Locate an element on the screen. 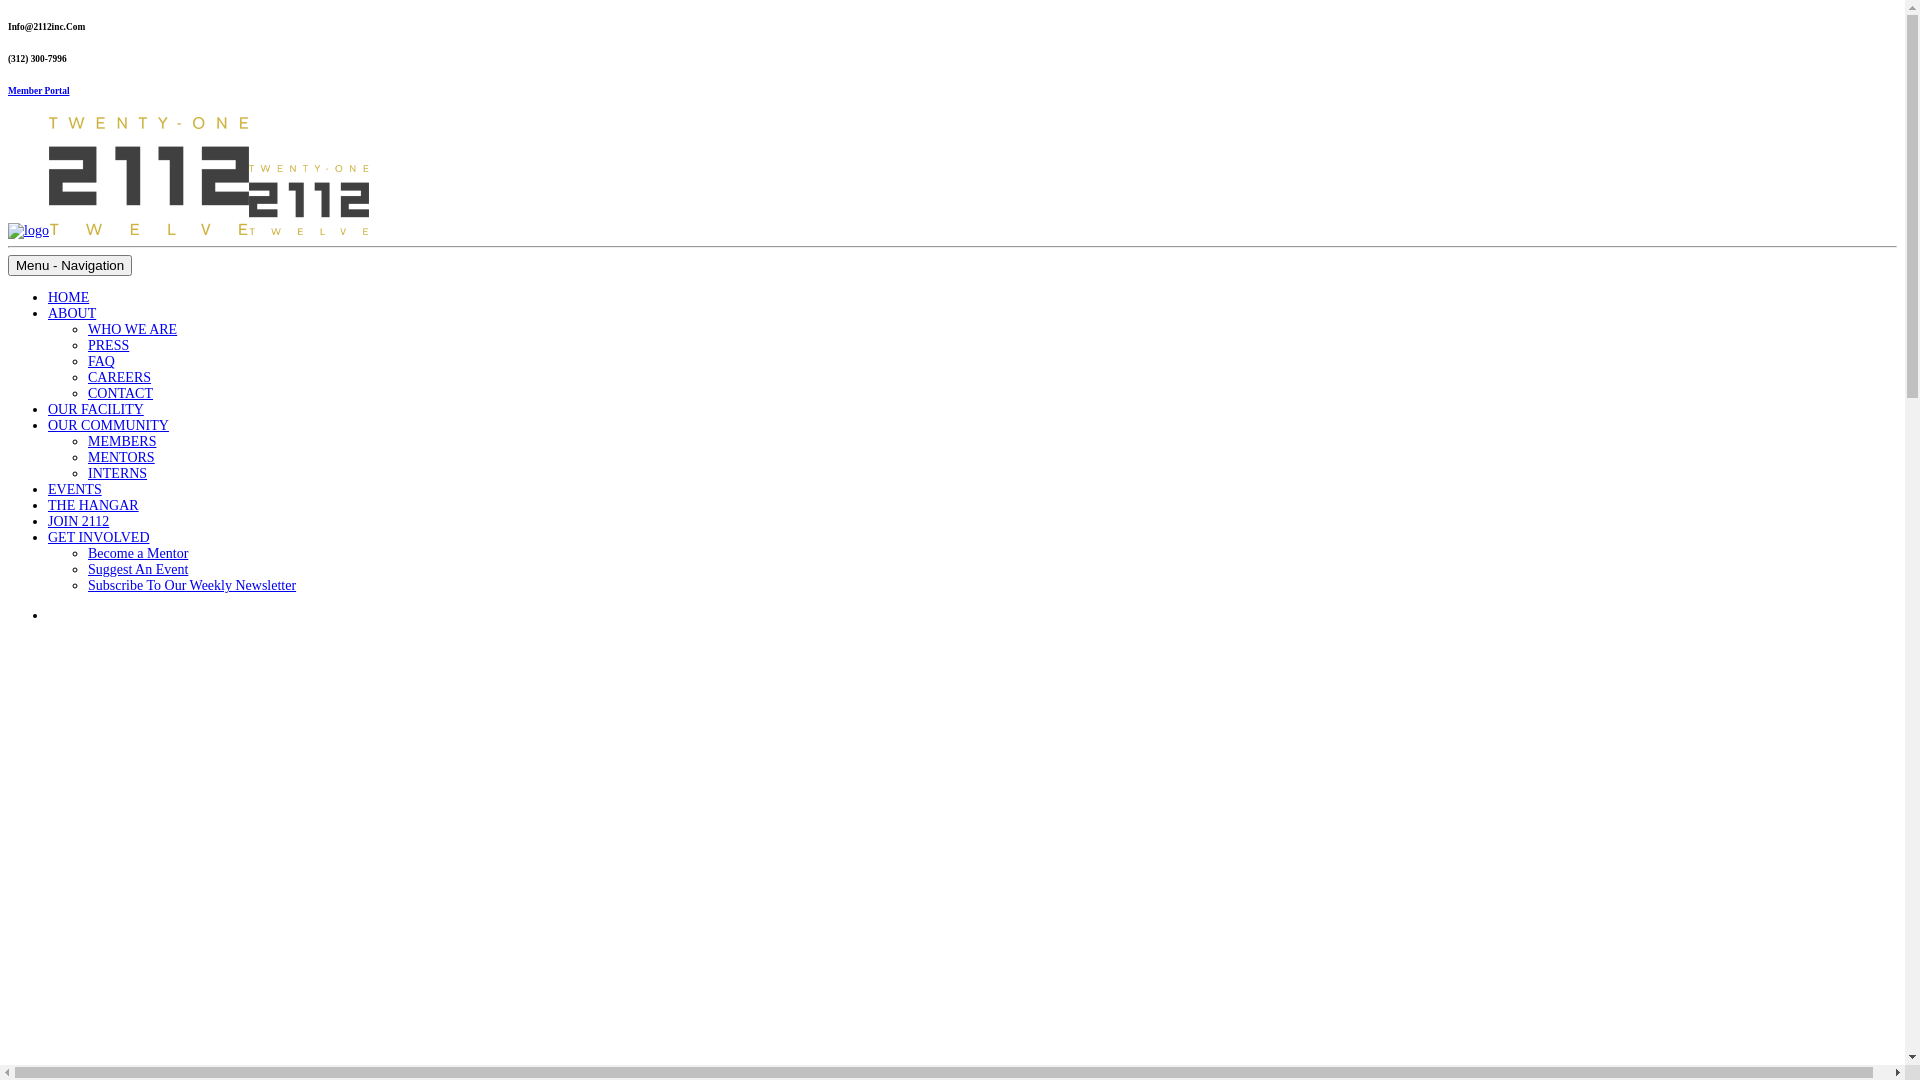 The height and width of the screenshot is (1080, 1920). 'JOIN 2112' is located at coordinates (78, 520).